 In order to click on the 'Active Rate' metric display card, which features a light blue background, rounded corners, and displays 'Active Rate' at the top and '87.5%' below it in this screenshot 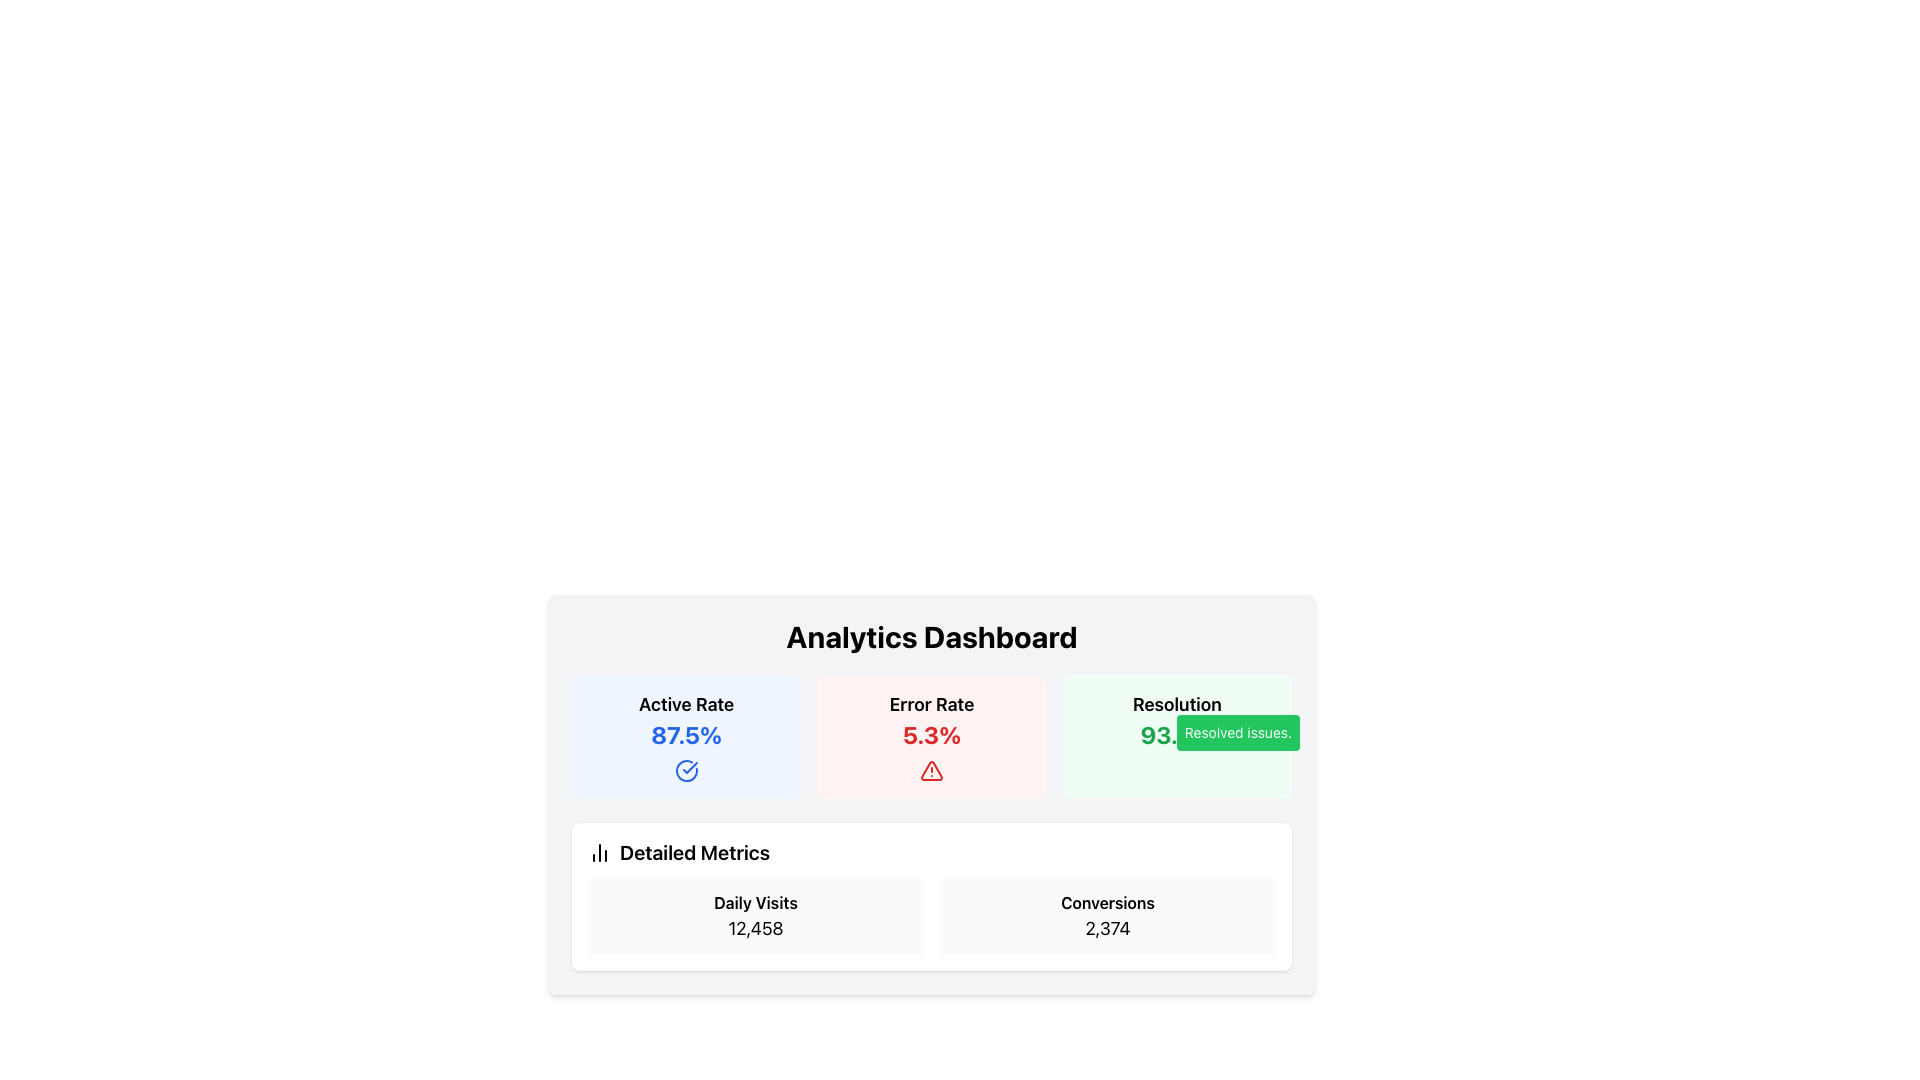, I will do `click(686, 736)`.